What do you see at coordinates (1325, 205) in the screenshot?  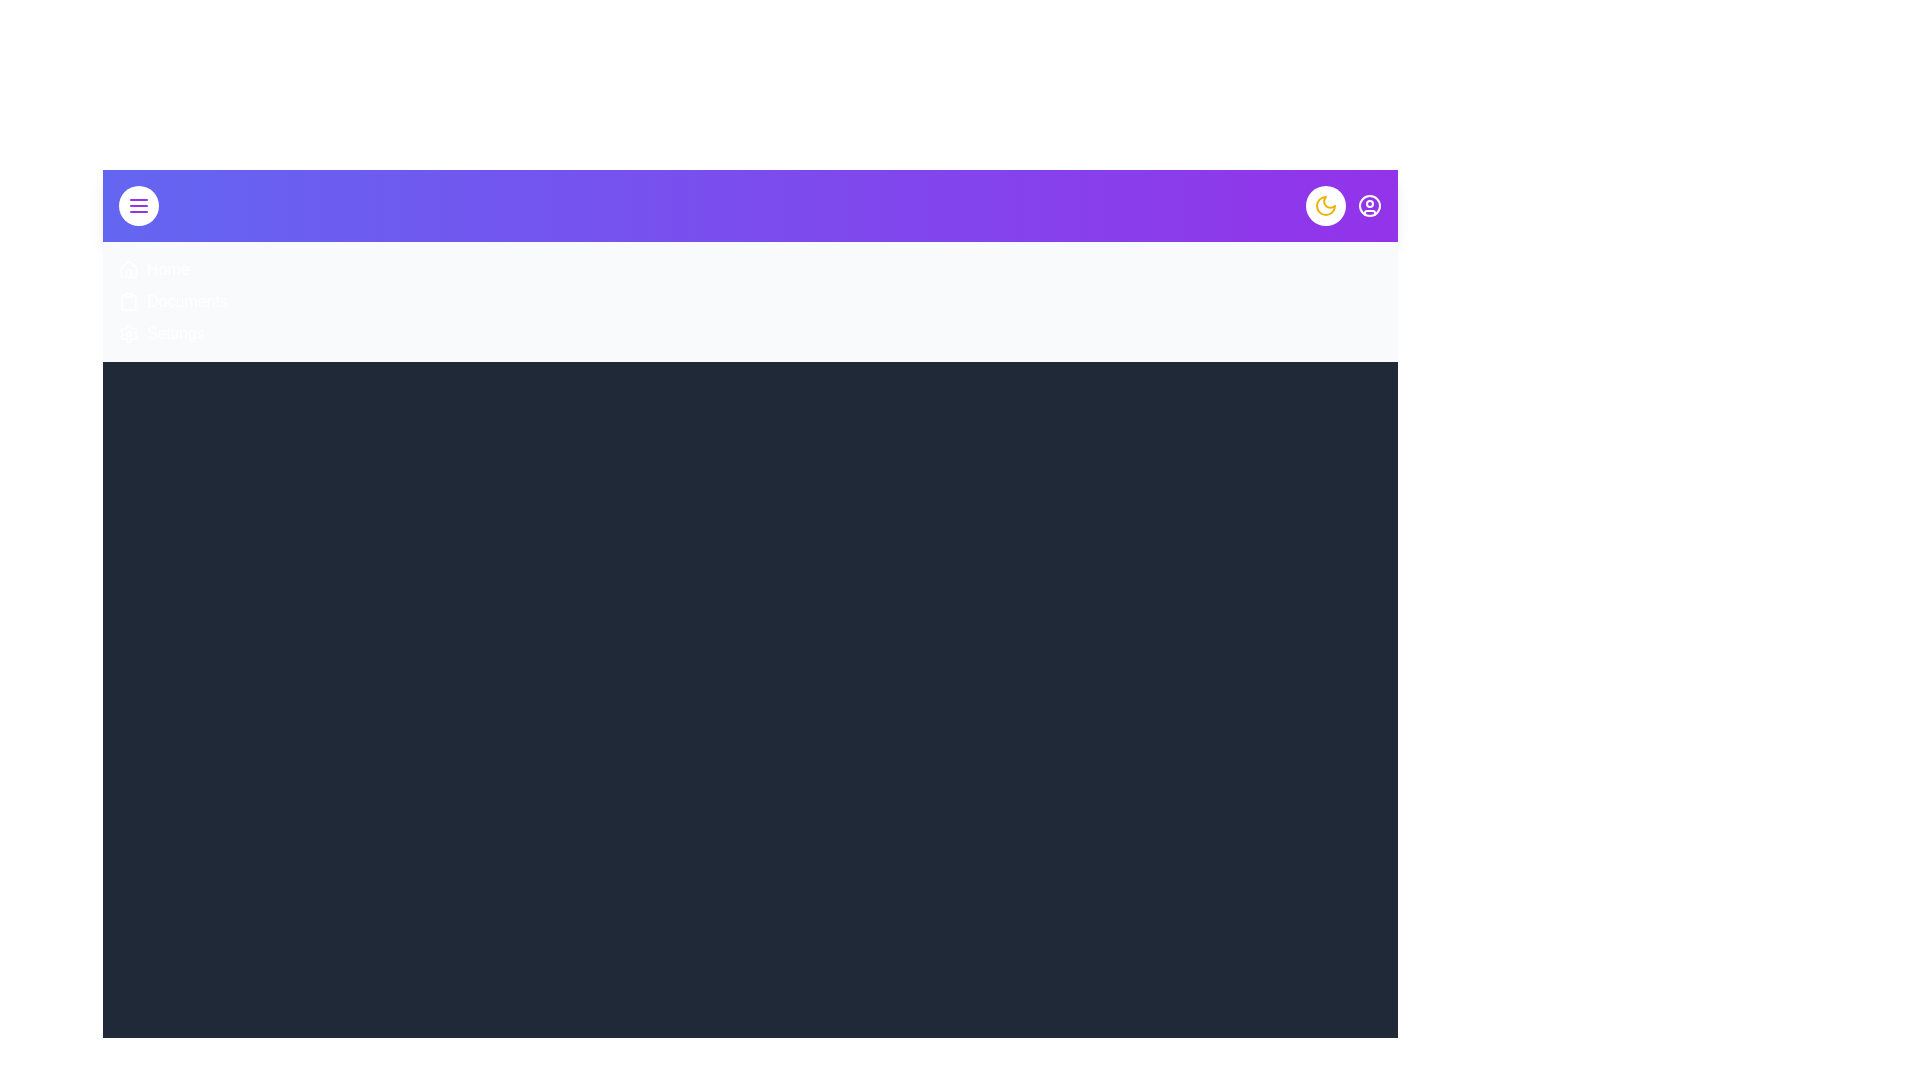 I see `the button with the moon icon to toggle dark mode` at bounding box center [1325, 205].